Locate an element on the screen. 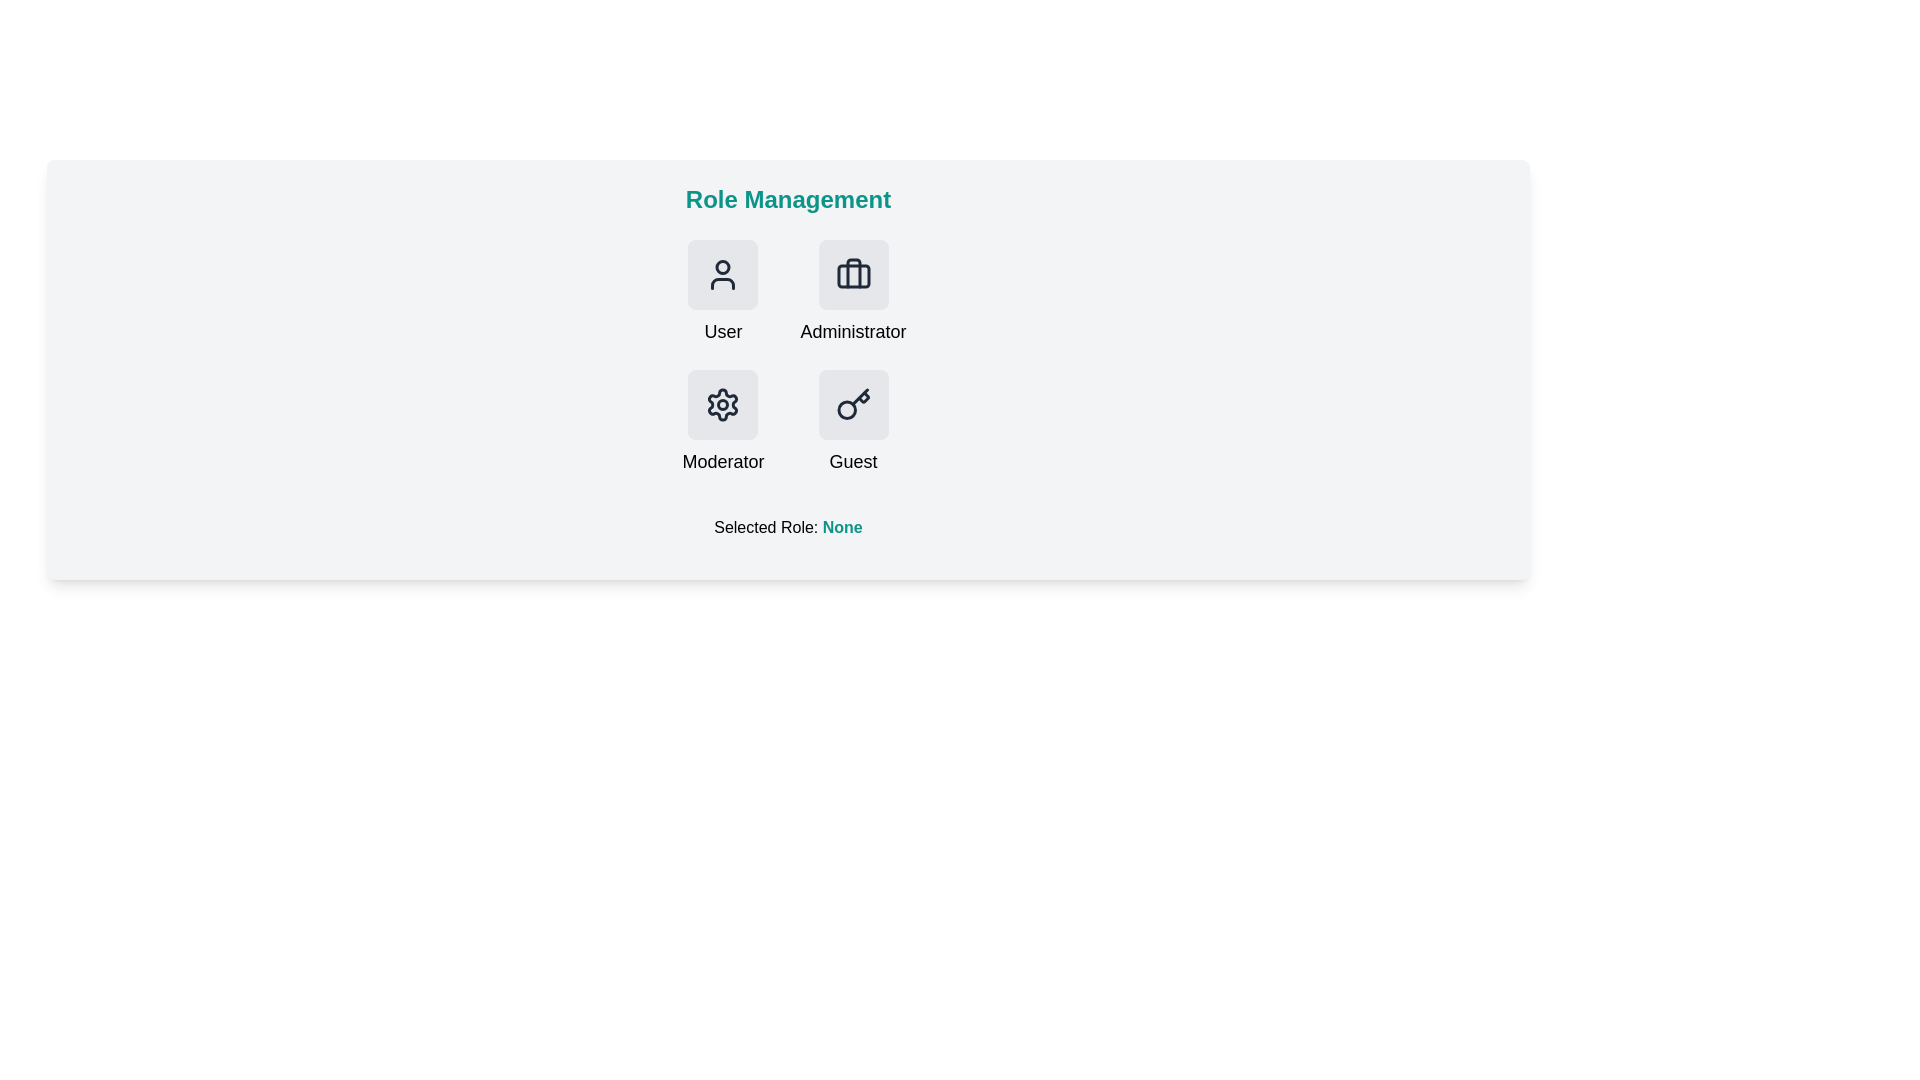 This screenshot has height=1080, width=1920. the vertical handle part of the suitcase icon located in the top right of the 2x2 grid below the 'Role Management' title is located at coordinates (853, 273).